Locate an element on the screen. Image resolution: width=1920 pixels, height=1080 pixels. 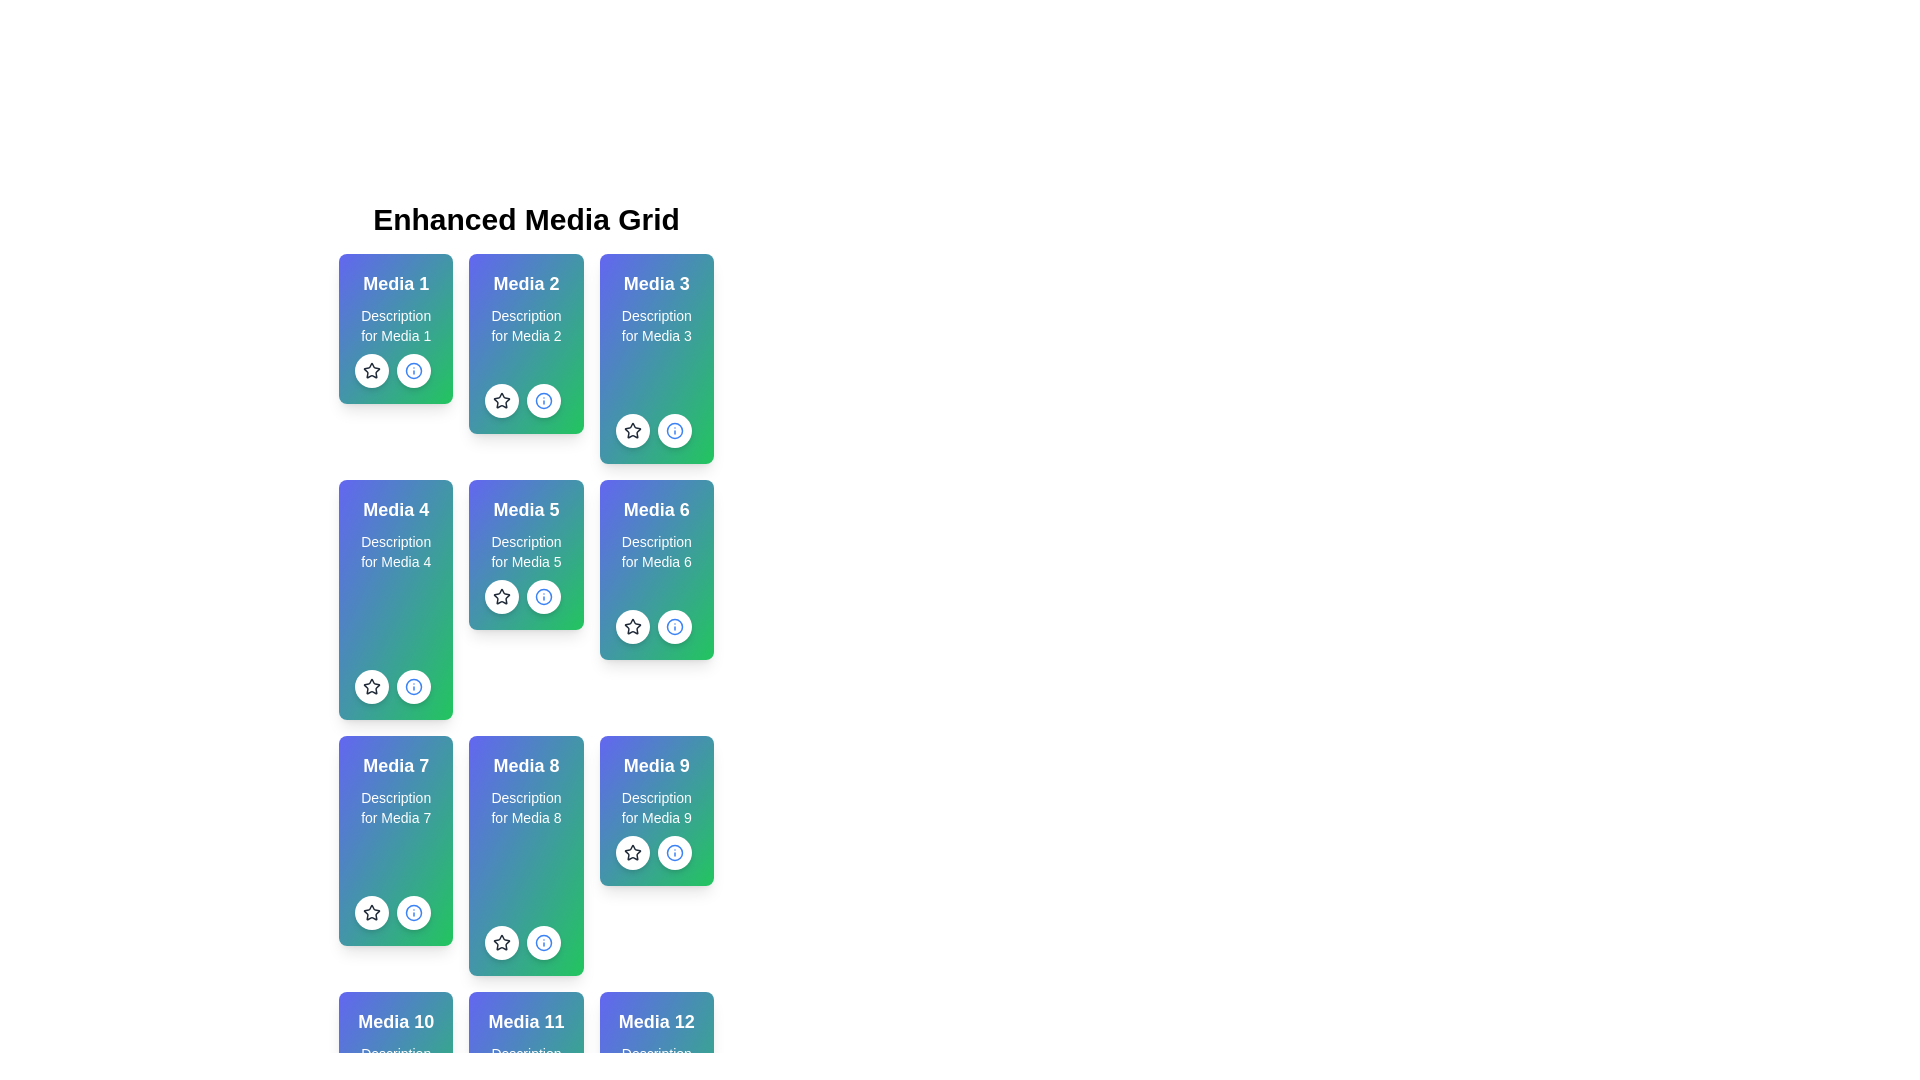
the white circular button with a black outlined star icon located at the bottom-left corner inside the card labeled 'Media 1' is located at coordinates (372, 370).